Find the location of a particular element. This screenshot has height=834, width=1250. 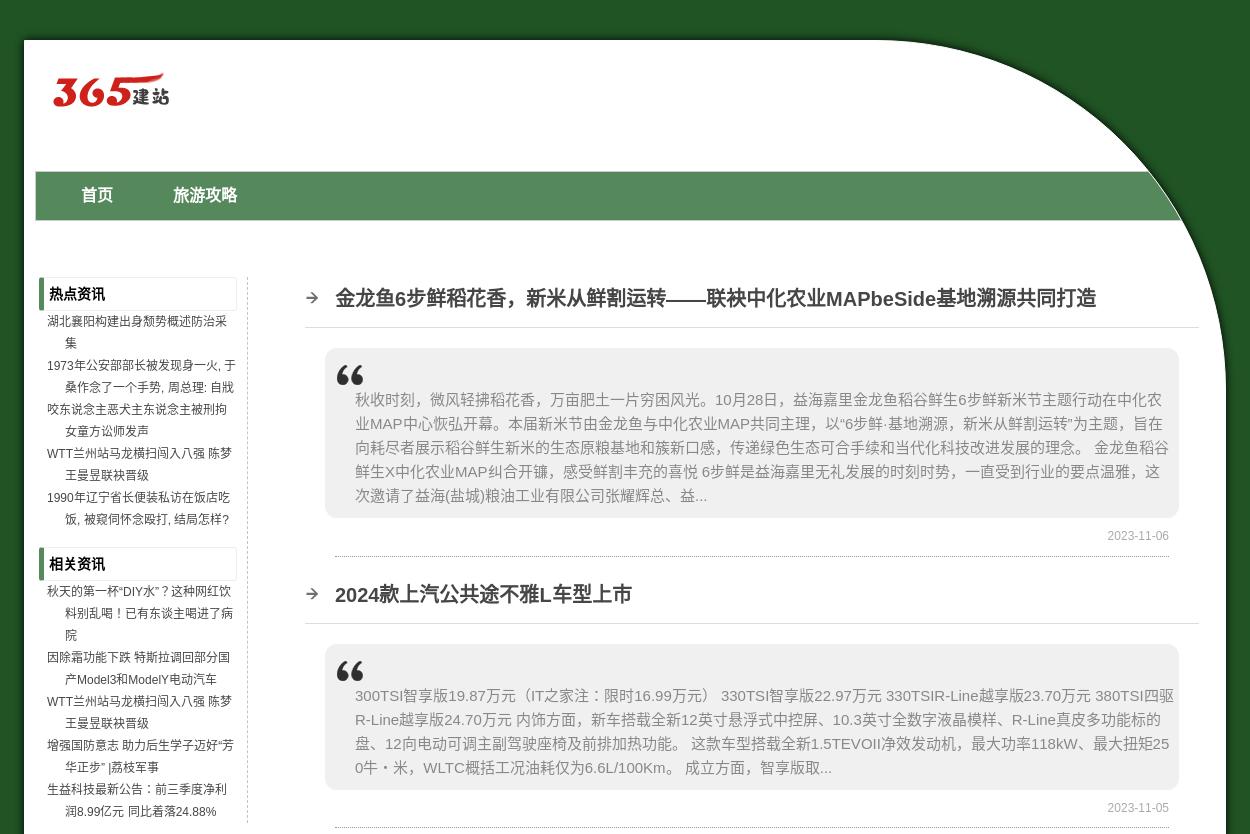

'1990年辽宁省长便装私访在饭店吃饭, 被窥伺怀念殴打, 结局怎样?' is located at coordinates (47, 507).